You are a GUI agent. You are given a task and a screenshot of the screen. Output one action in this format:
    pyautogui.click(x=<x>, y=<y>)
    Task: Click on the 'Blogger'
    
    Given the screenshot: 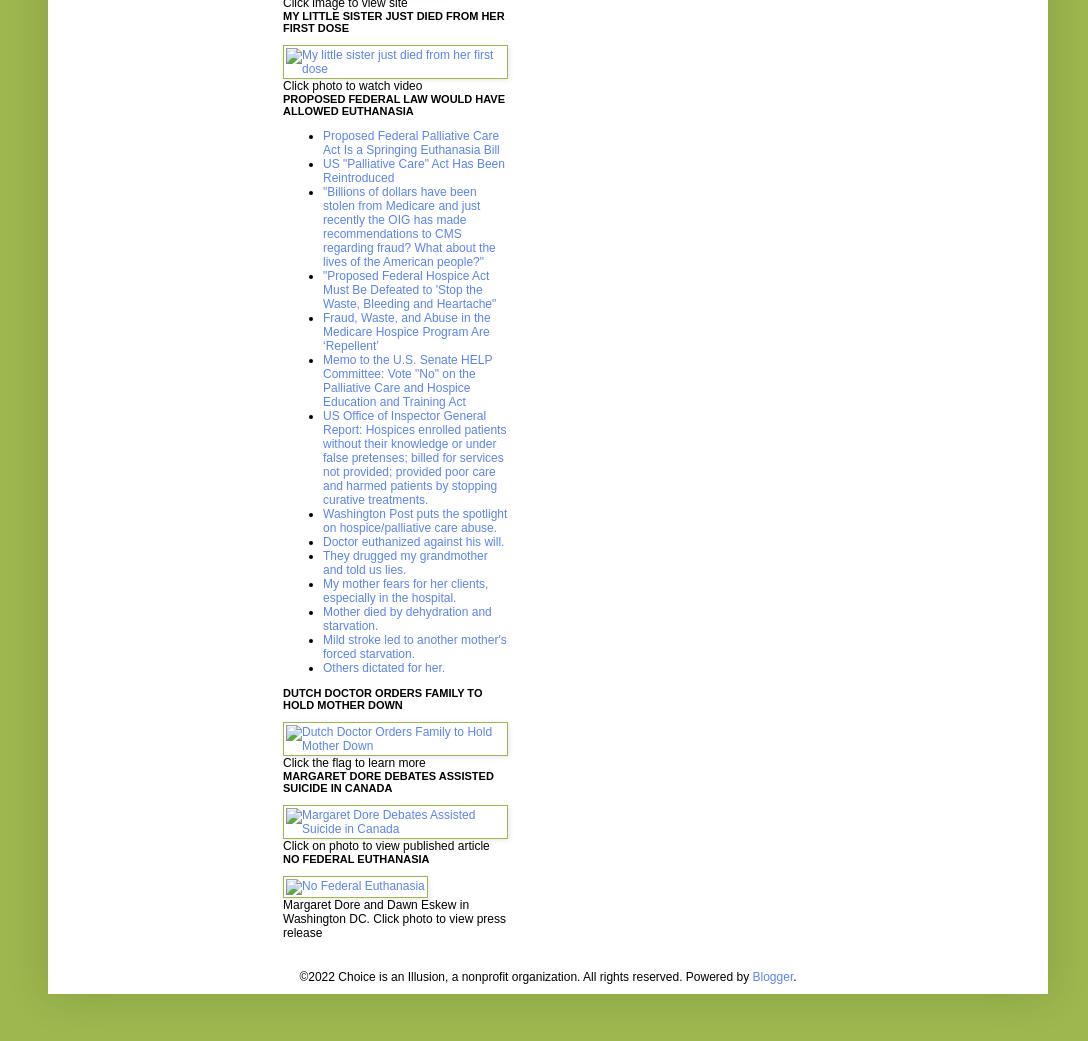 What is the action you would take?
    pyautogui.click(x=771, y=976)
    